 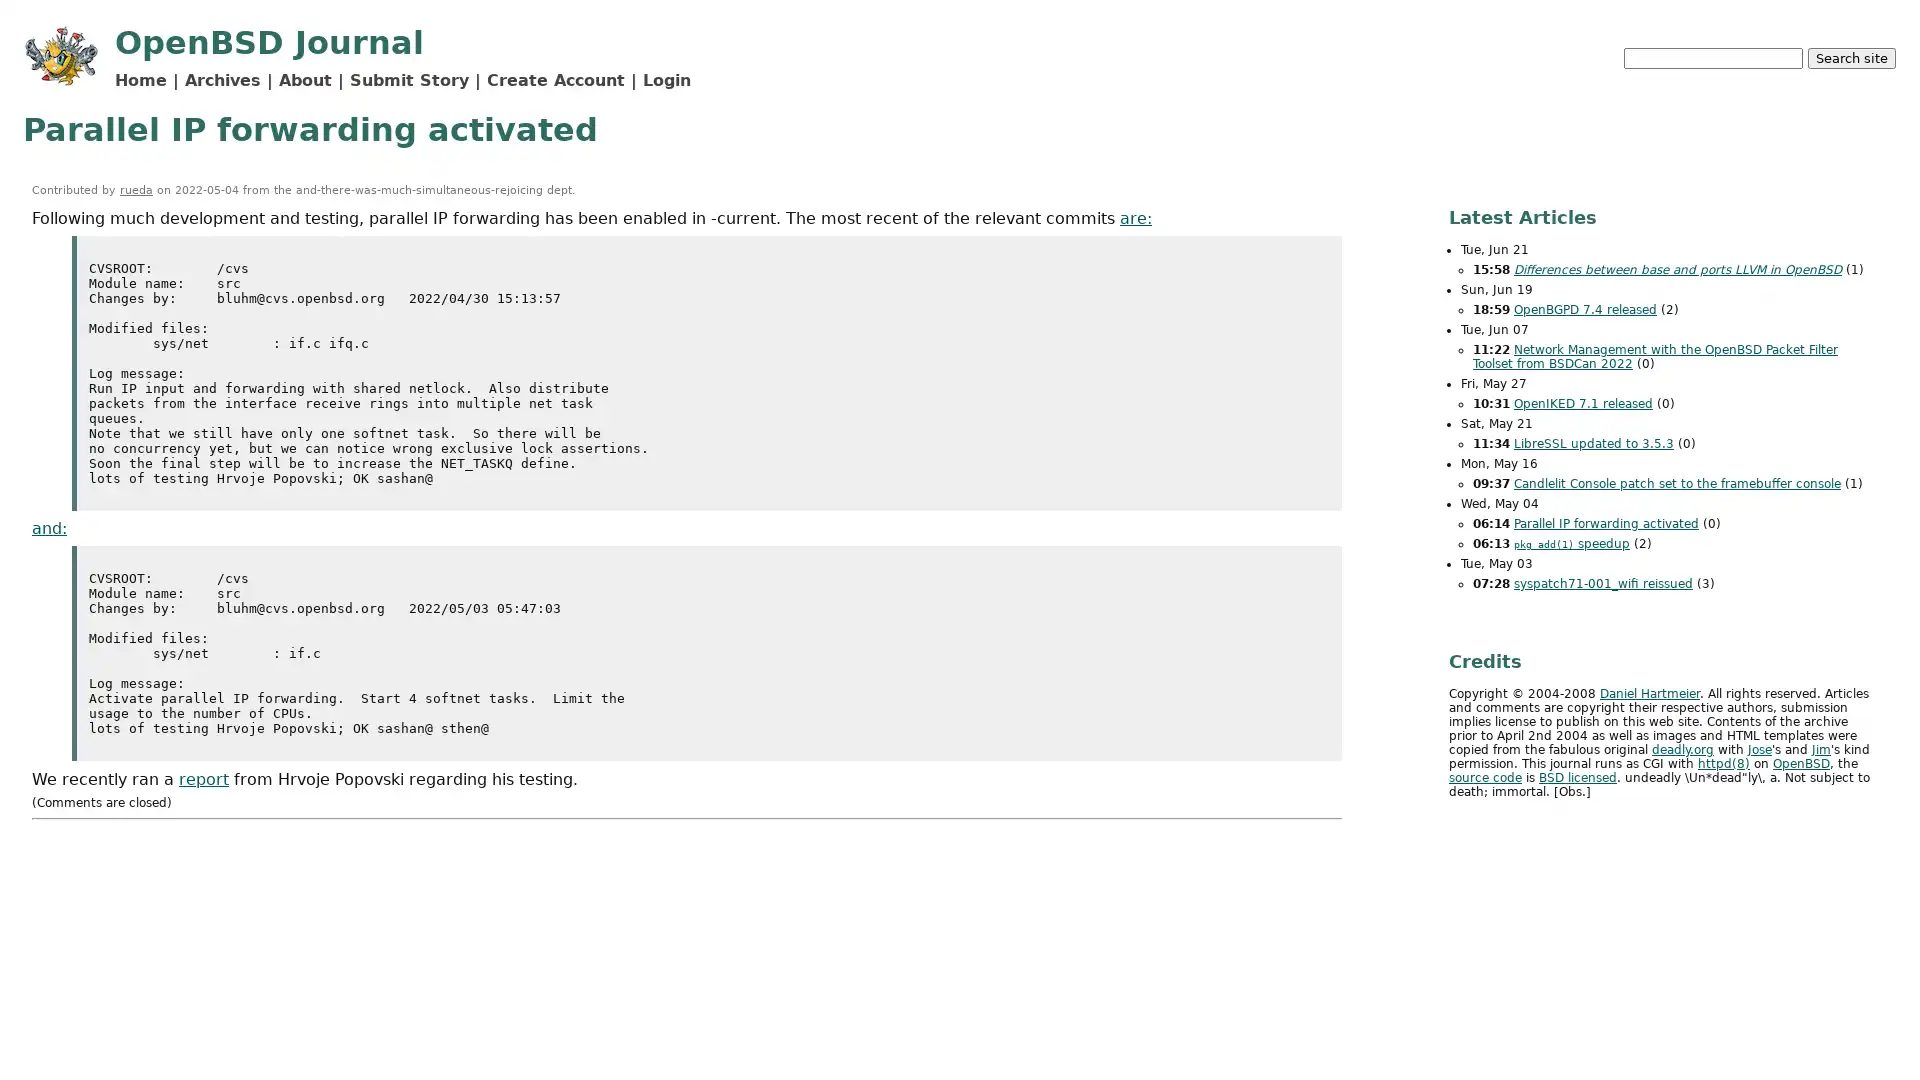 I want to click on Search site, so click(x=1851, y=57).